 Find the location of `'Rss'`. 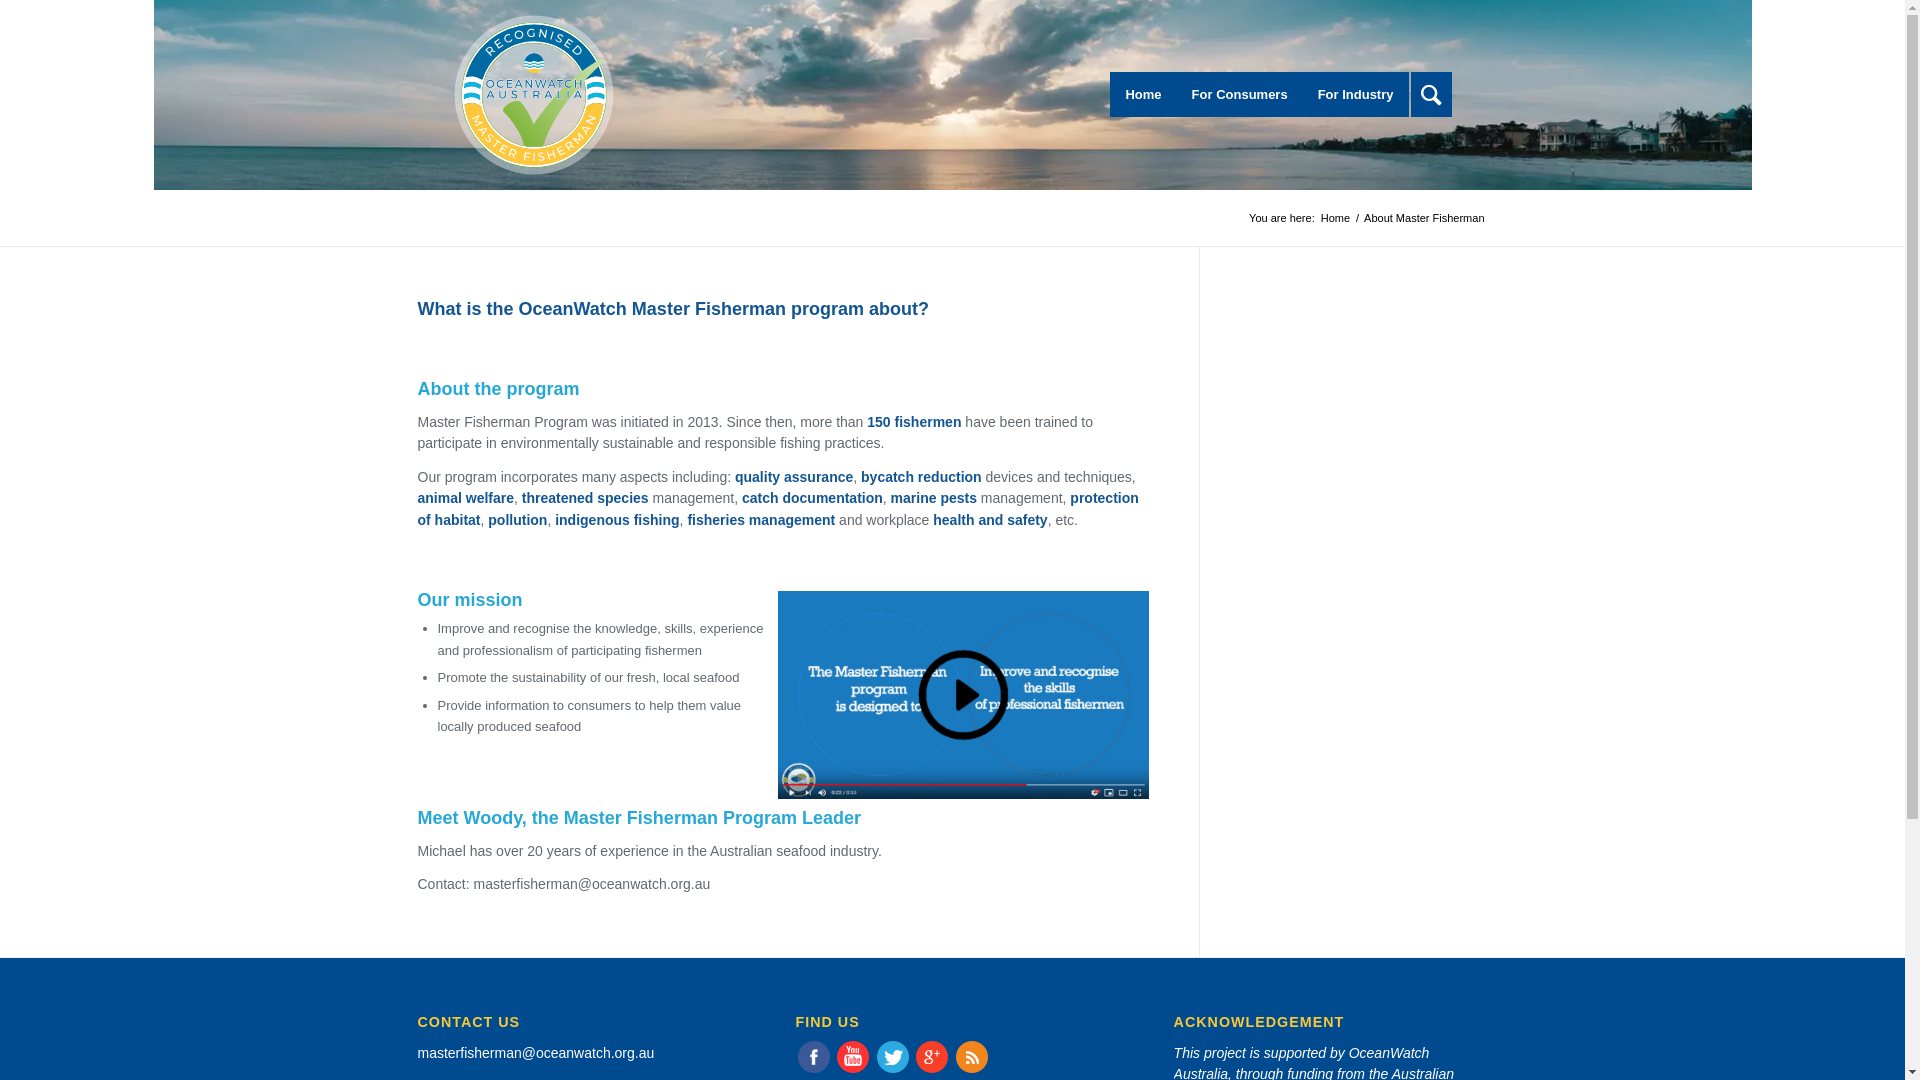

'Rss' is located at coordinates (953, 1069).